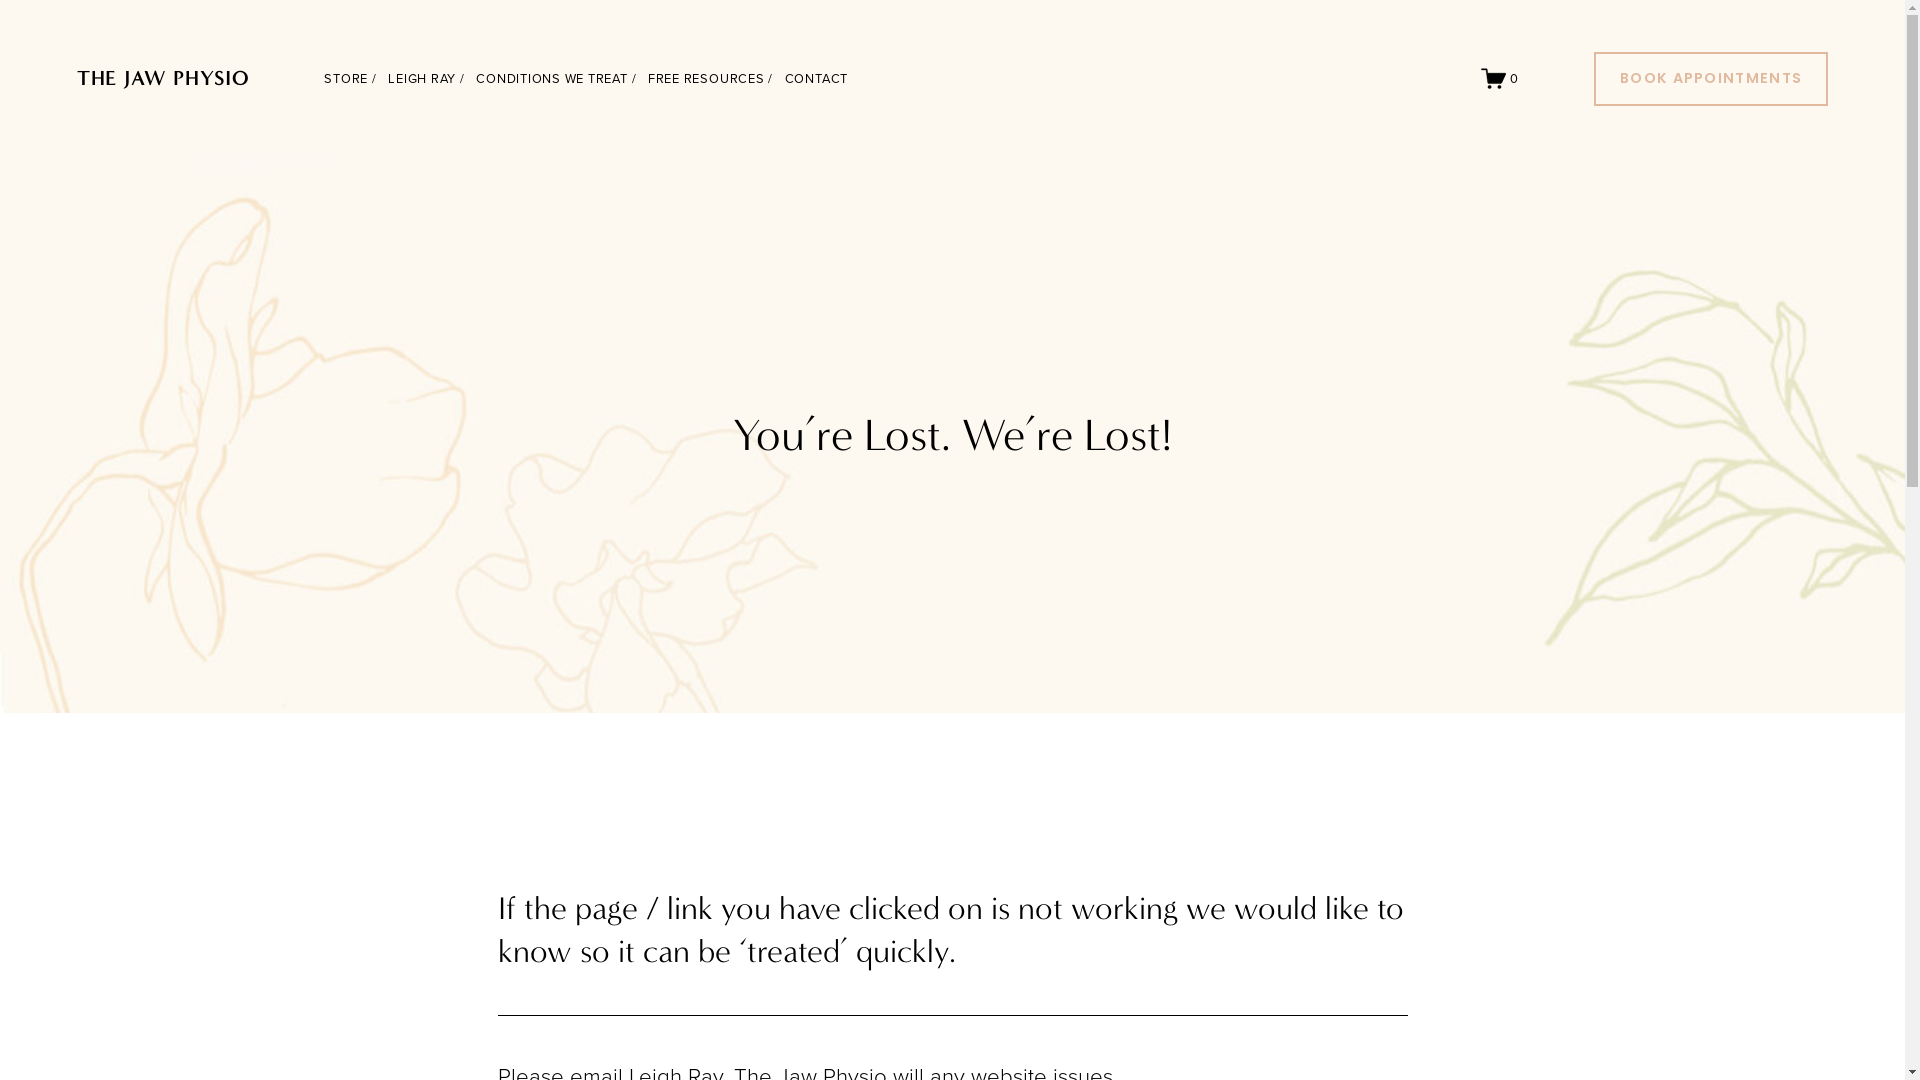 The width and height of the screenshot is (1920, 1080). Describe the element at coordinates (710, 77) in the screenshot. I see `'FREE RESOURCES /'` at that location.